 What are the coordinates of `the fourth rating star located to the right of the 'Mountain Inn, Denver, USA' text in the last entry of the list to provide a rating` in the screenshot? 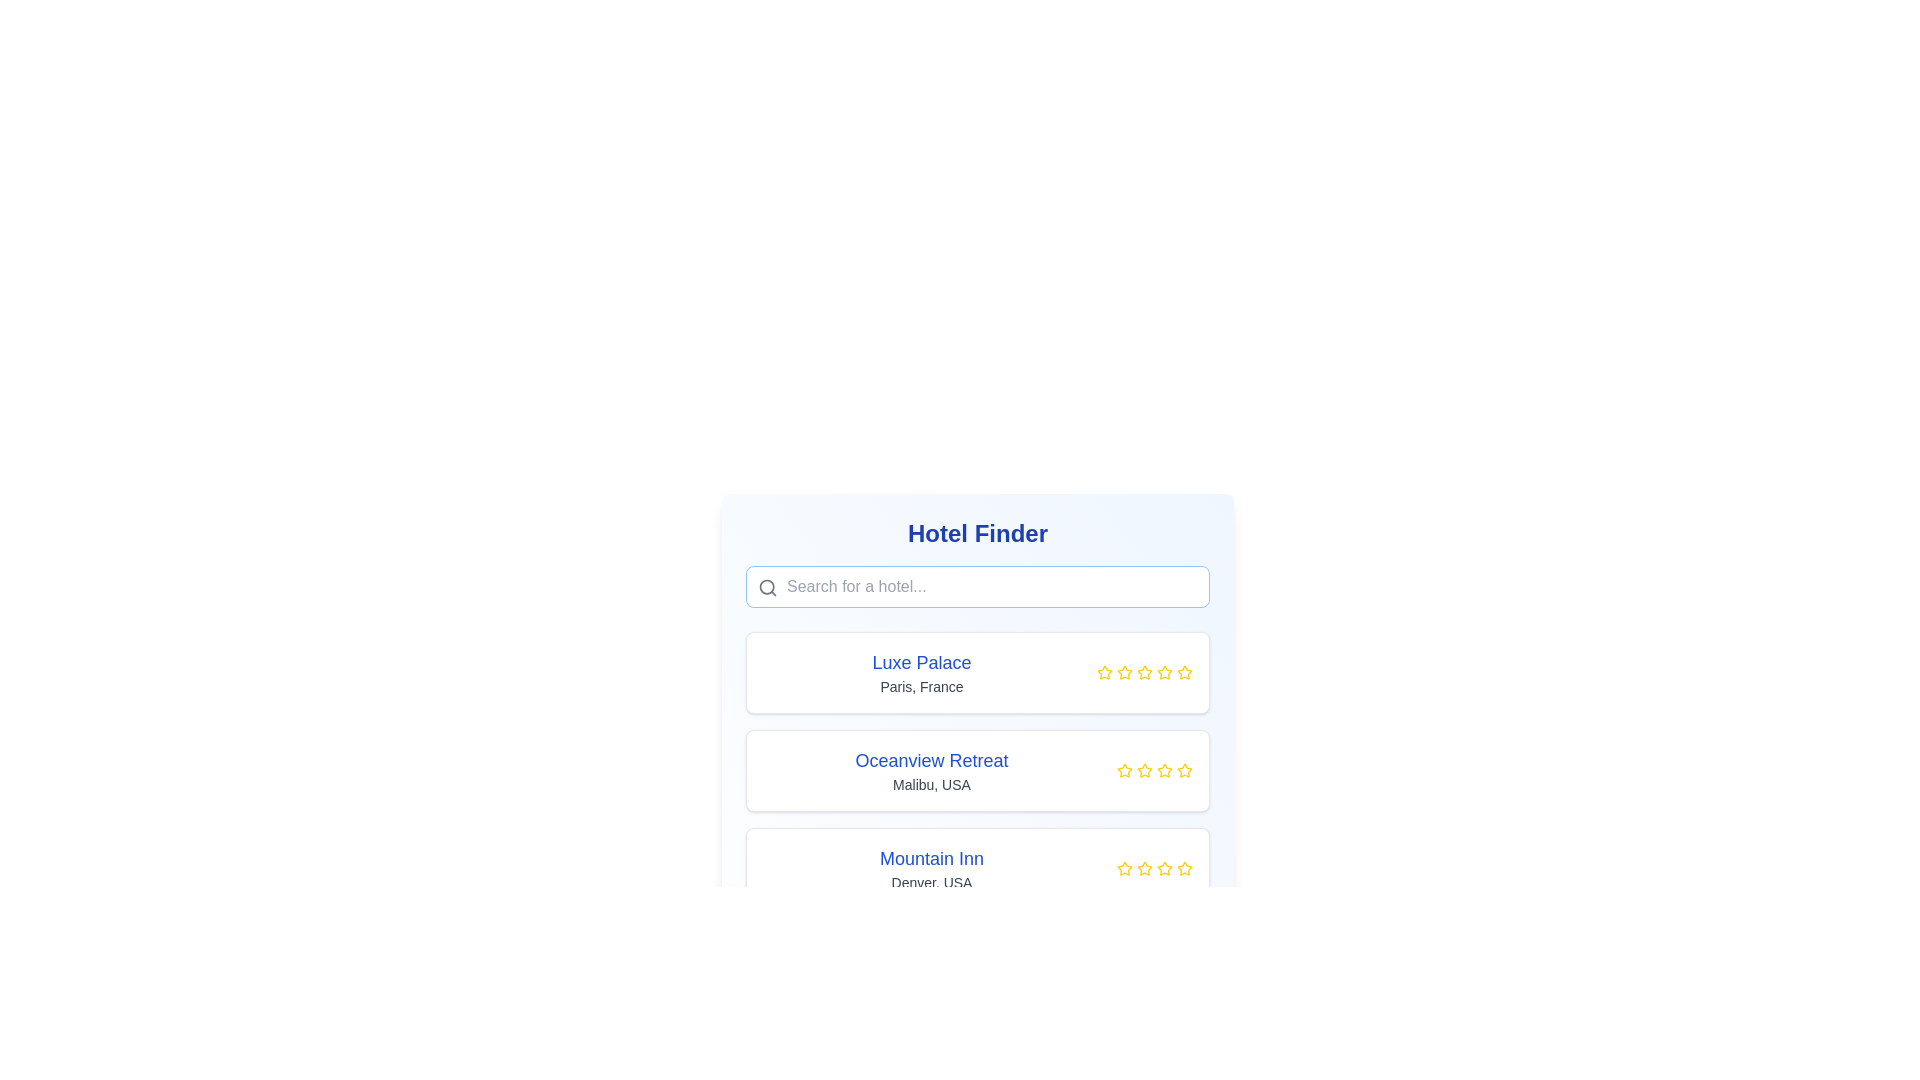 It's located at (1165, 867).